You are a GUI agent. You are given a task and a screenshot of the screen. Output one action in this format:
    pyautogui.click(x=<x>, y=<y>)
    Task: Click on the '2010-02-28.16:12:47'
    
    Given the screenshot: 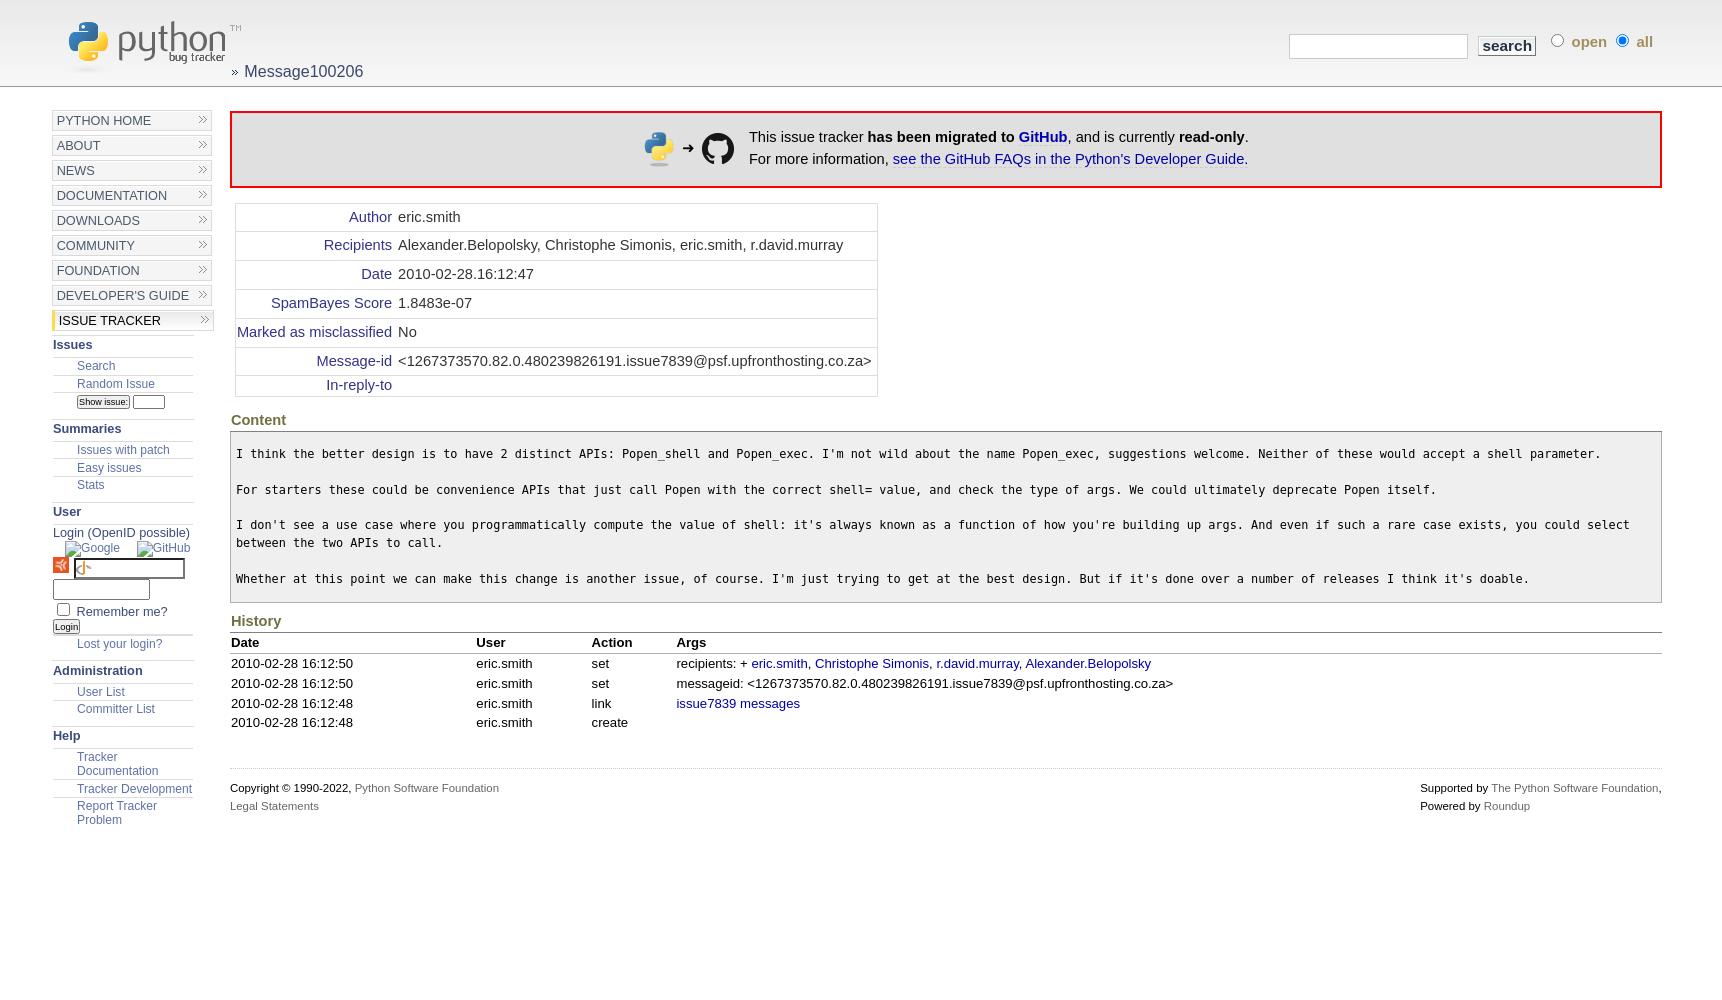 What is the action you would take?
    pyautogui.click(x=464, y=274)
    